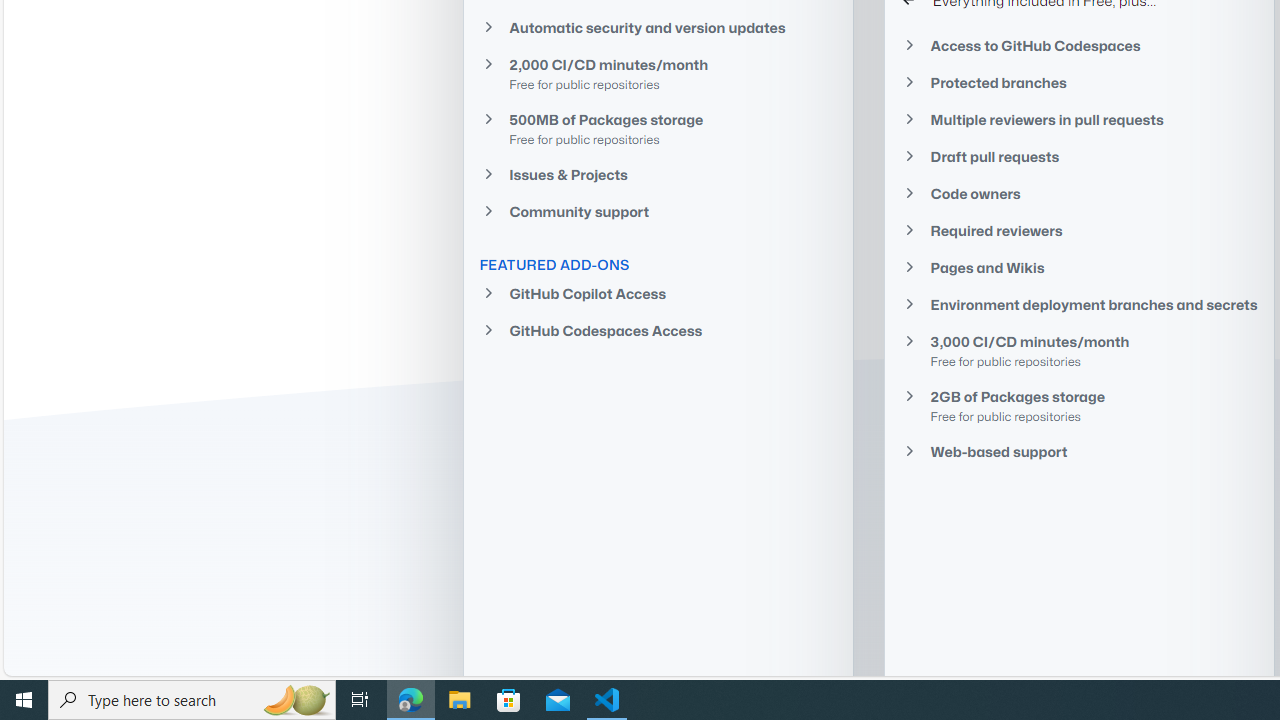 This screenshot has width=1280, height=720. What do you see at coordinates (1078, 45) in the screenshot?
I see `'Access to GitHub Codespaces'` at bounding box center [1078, 45].